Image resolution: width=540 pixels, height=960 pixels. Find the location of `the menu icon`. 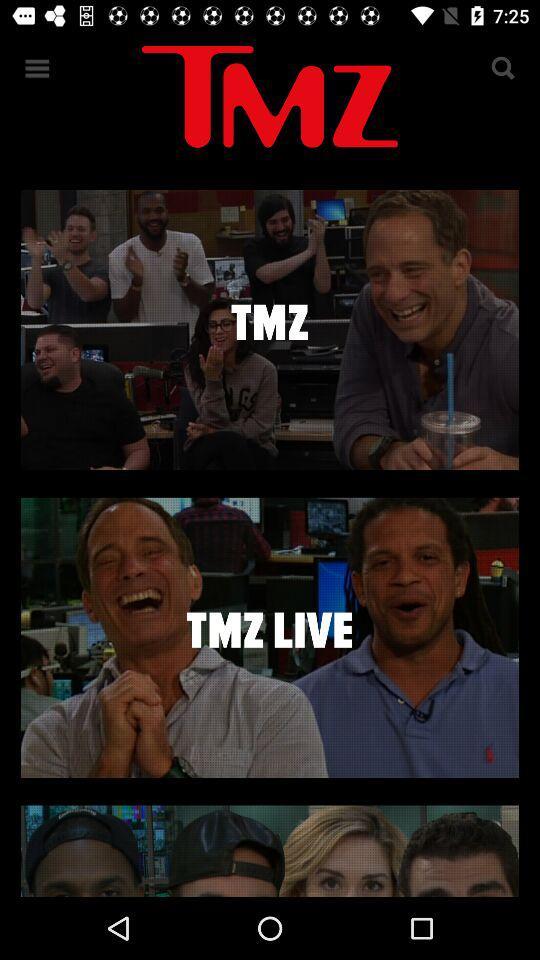

the menu icon is located at coordinates (37, 68).